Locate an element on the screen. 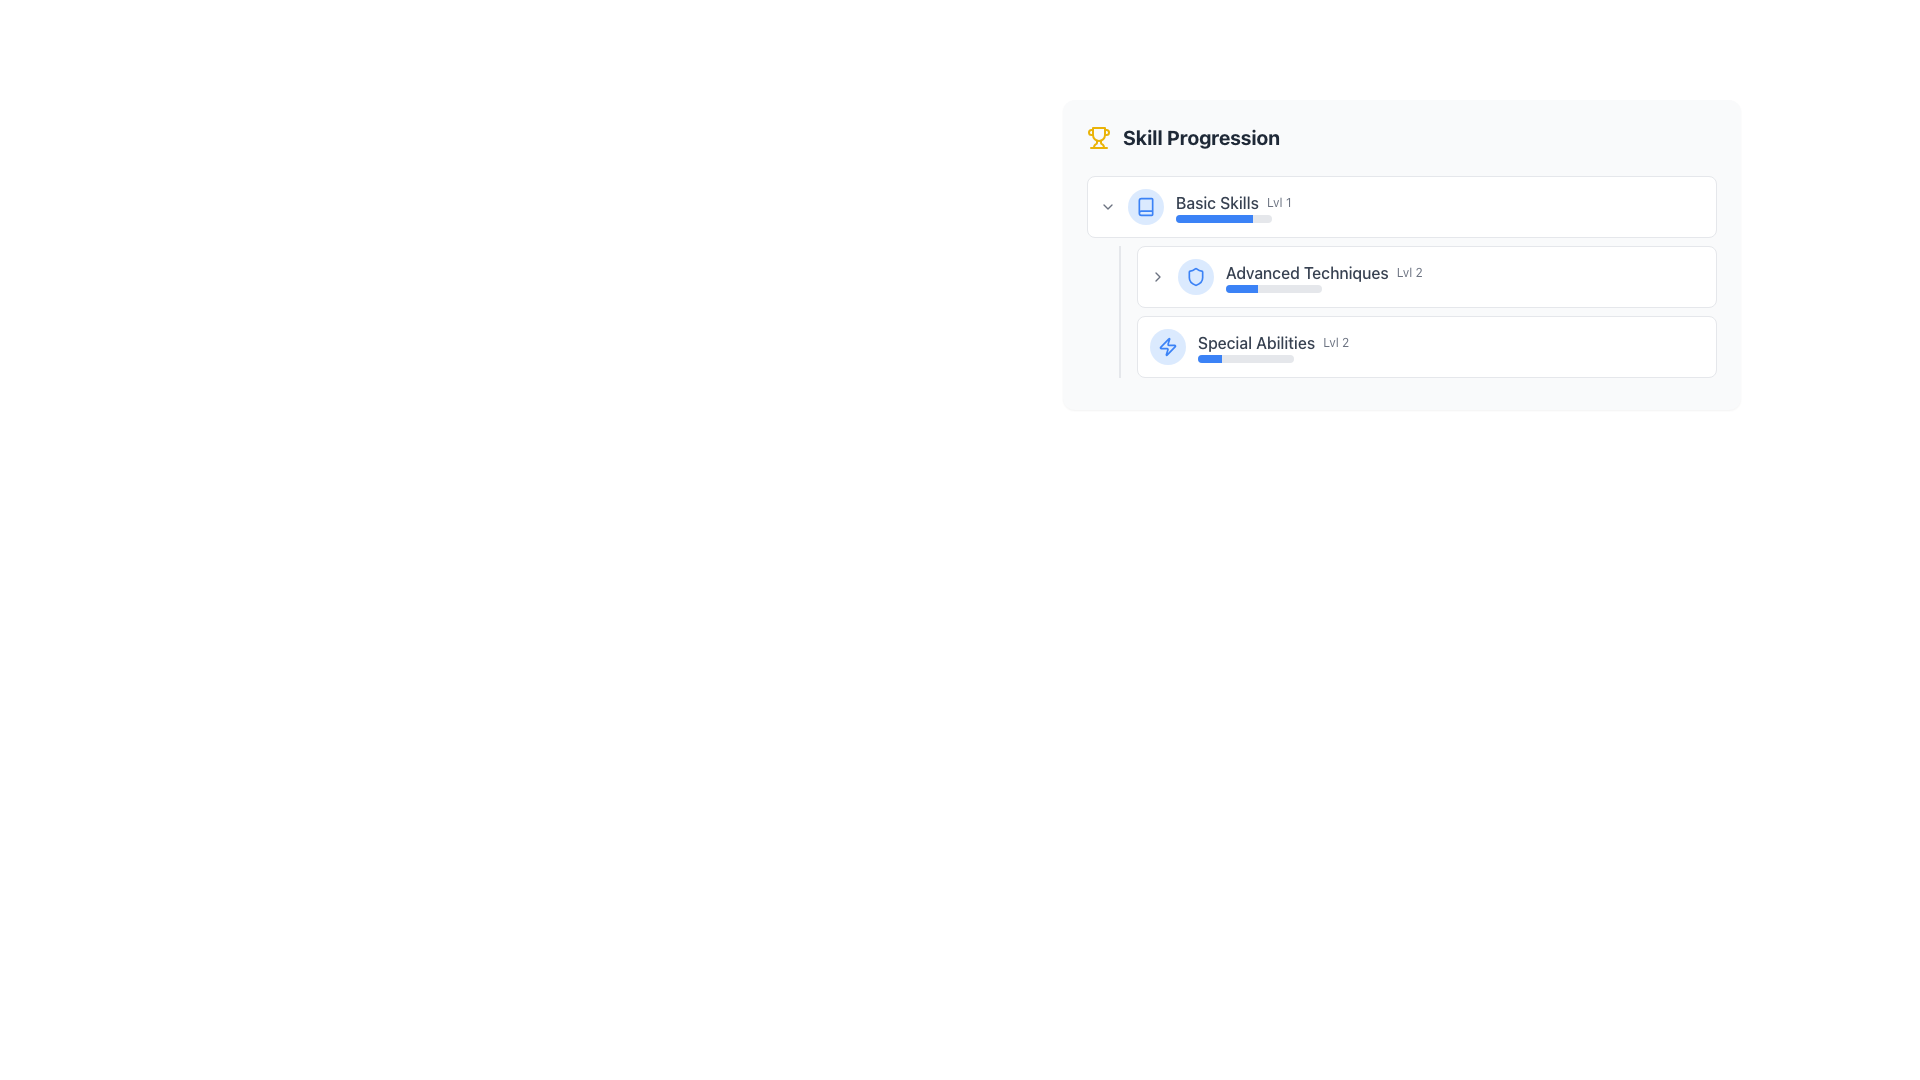 This screenshot has width=1920, height=1080. the Progress bar located below the 'Special Abilities Lvl 2' text in the right-side section of the interface, which is part of the 'Special Abilities' item in the 'Skill Progression' list is located at coordinates (1245, 357).